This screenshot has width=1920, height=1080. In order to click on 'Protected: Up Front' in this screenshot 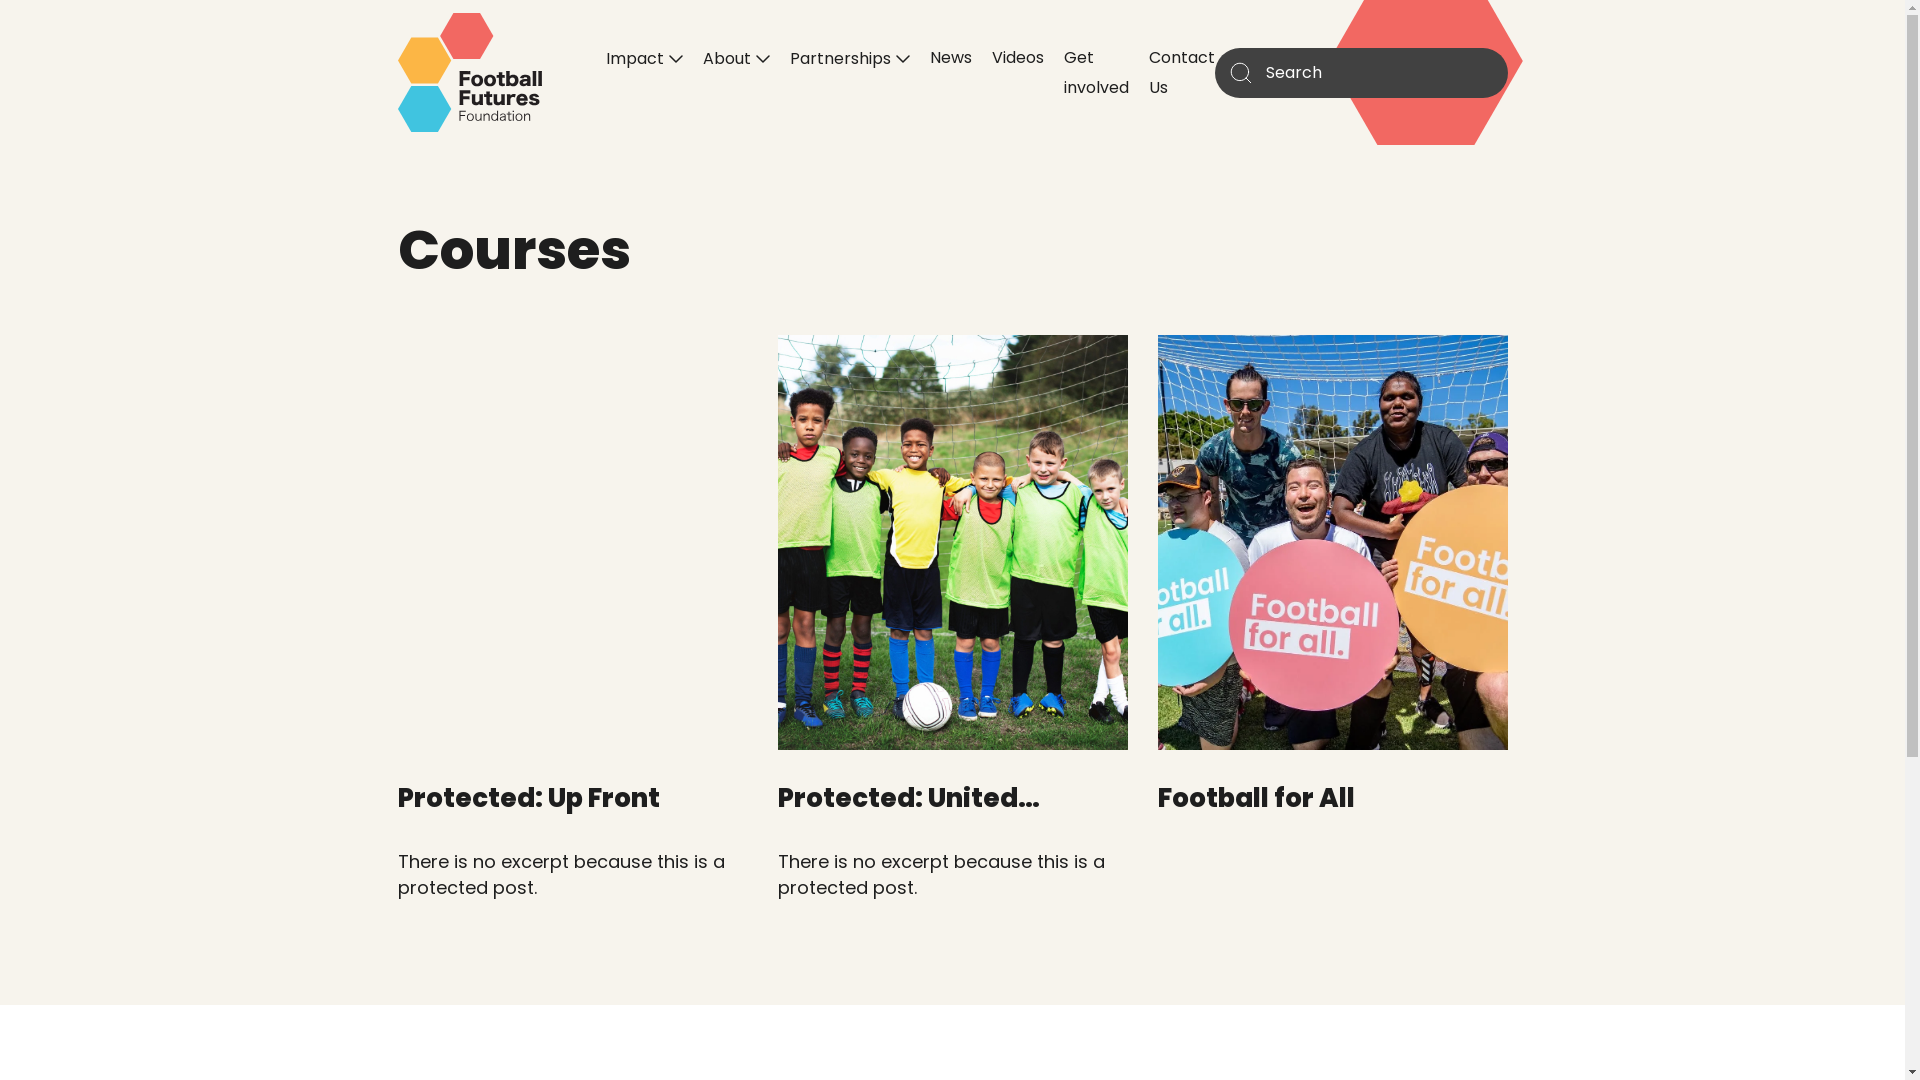, I will do `click(528, 797)`.